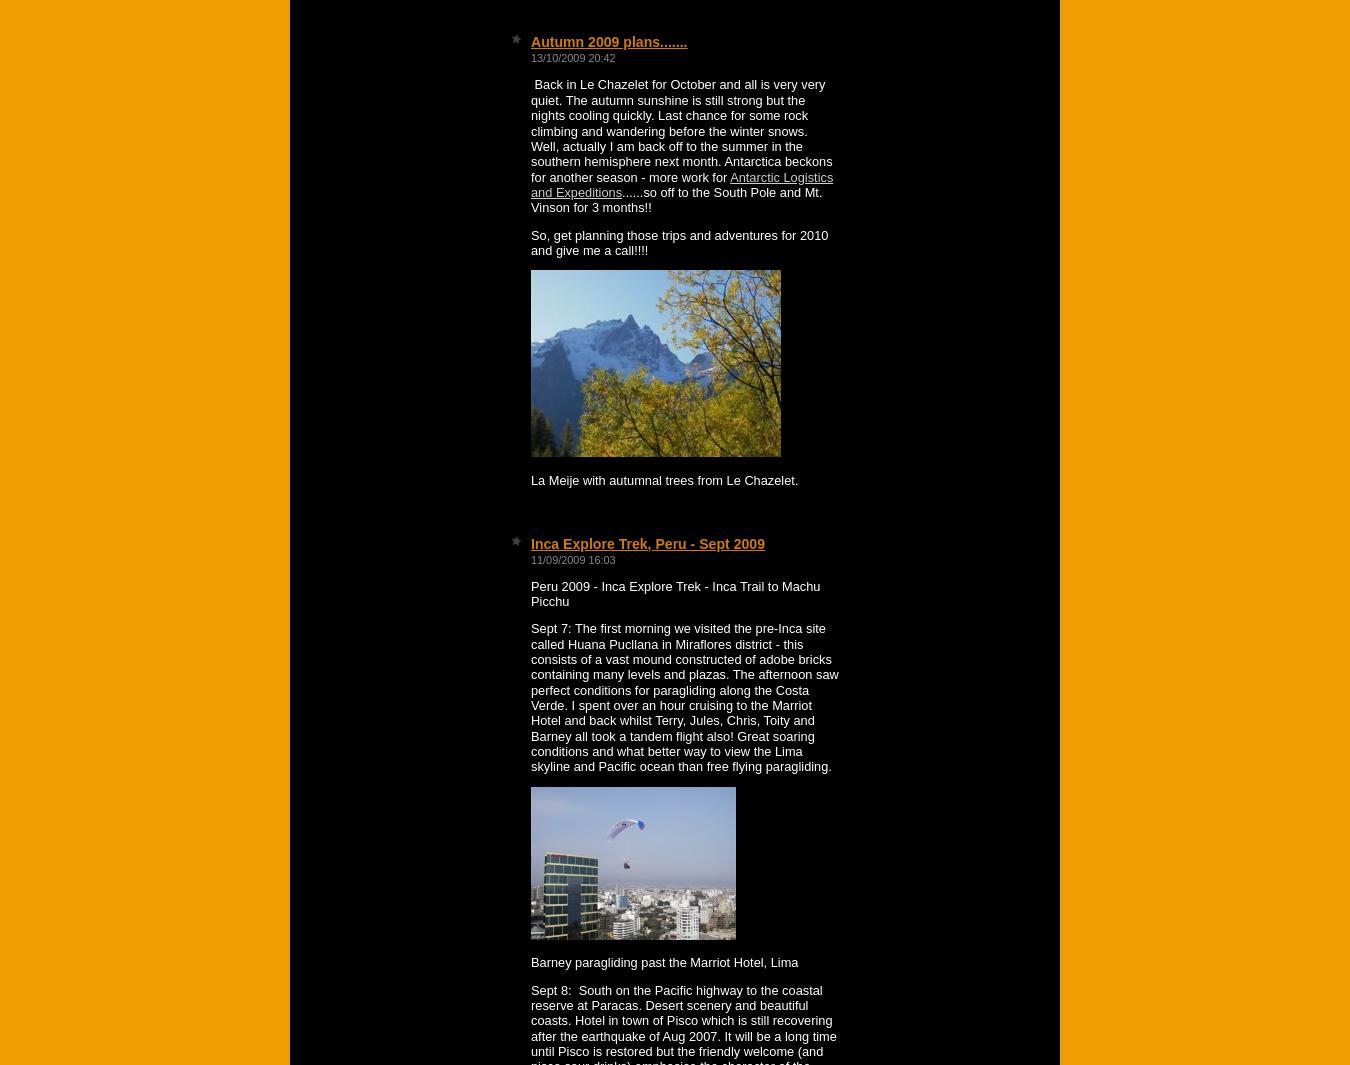  I want to click on 'Barney paragliding past the Marriot Hotel, Lima', so click(664, 962).